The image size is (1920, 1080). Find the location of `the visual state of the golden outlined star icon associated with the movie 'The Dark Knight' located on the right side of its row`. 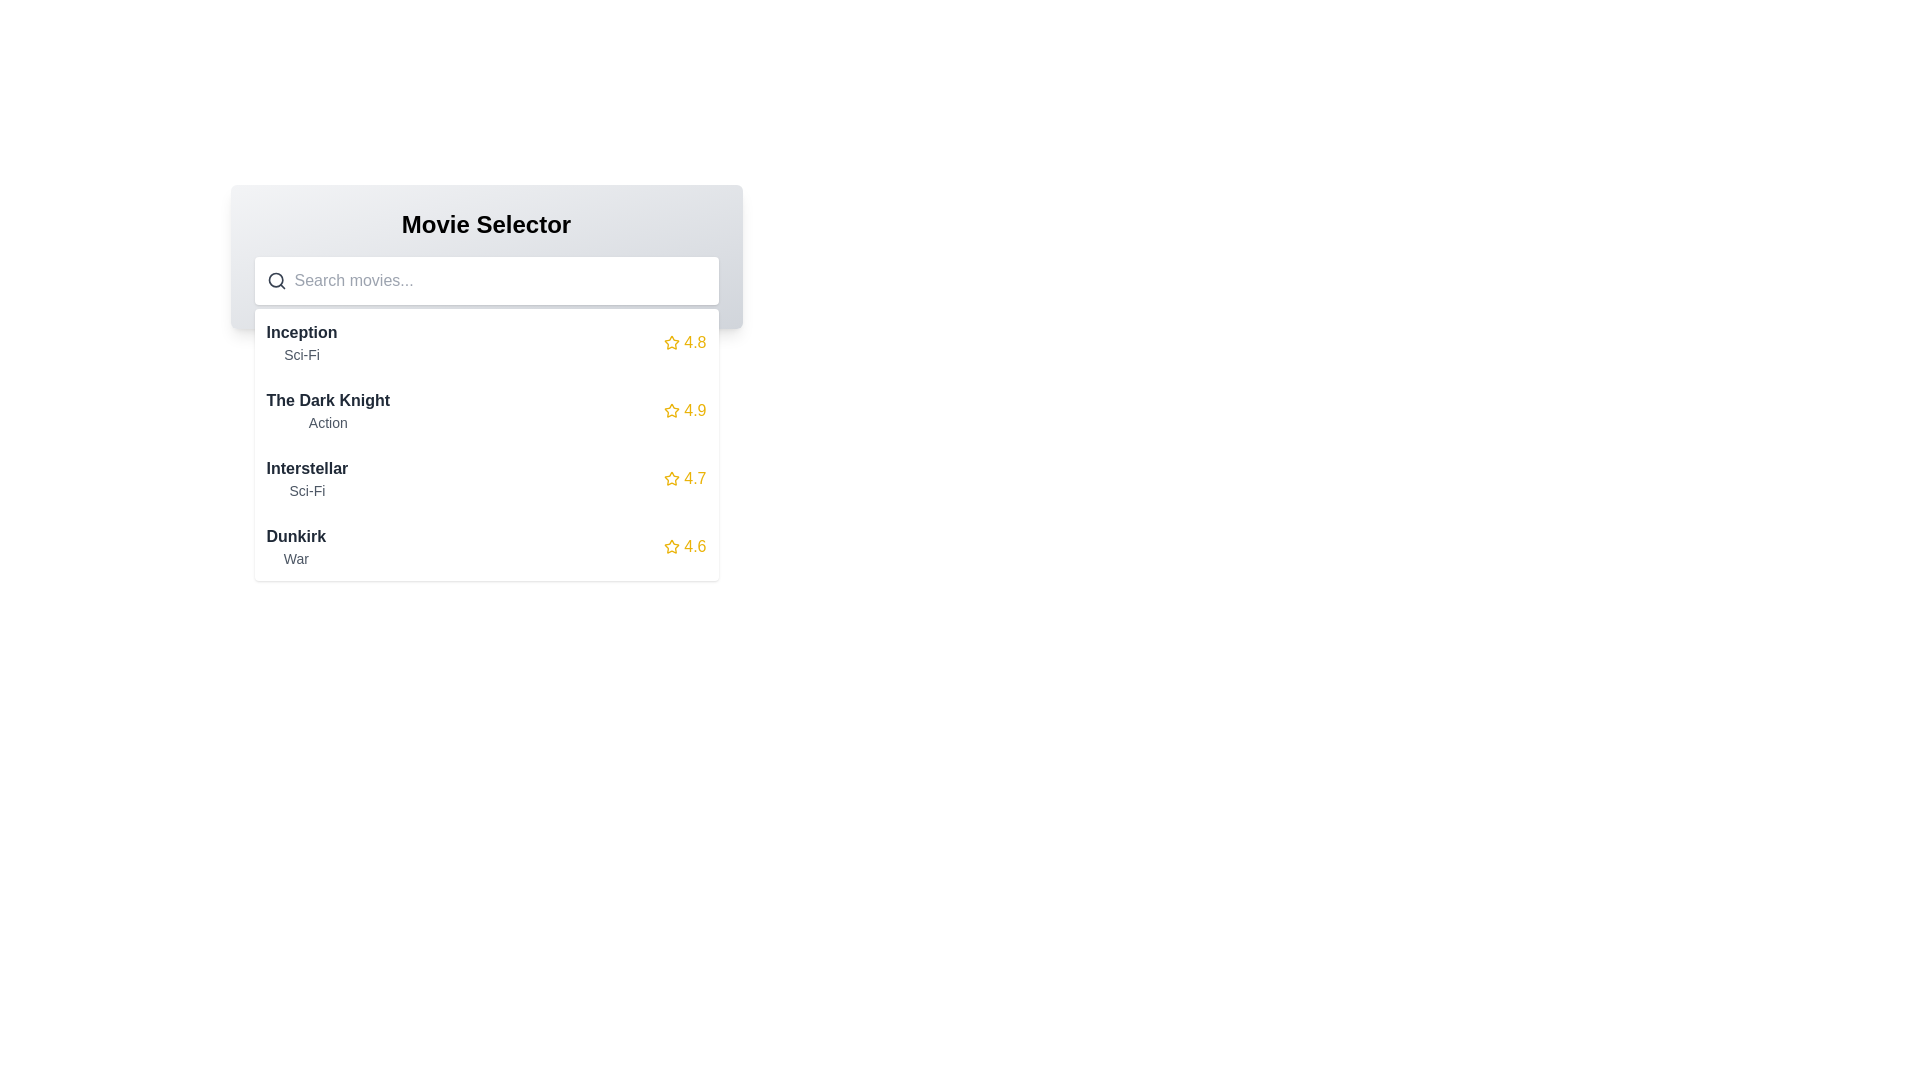

the visual state of the golden outlined star icon associated with the movie 'The Dark Knight' located on the right side of its row is located at coordinates (672, 409).